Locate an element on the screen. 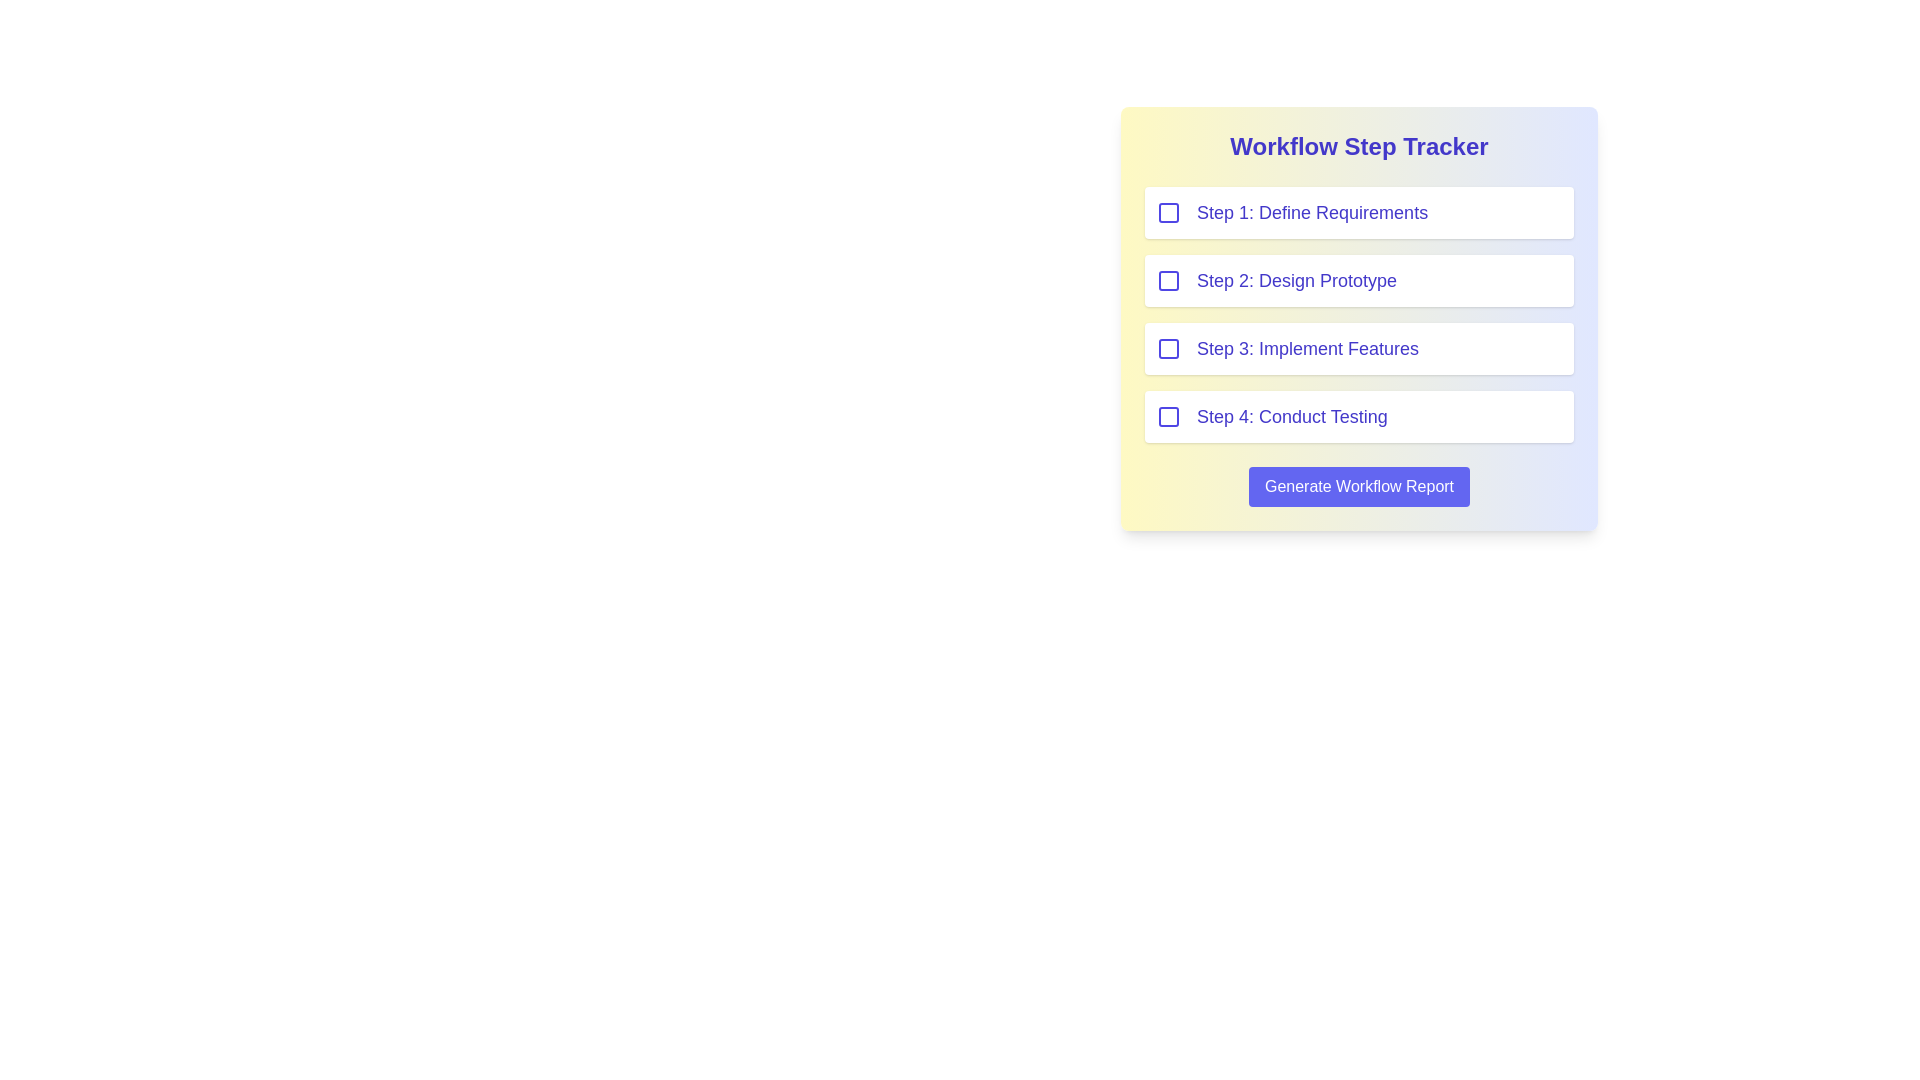 Image resolution: width=1920 pixels, height=1080 pixels. the text label that reads 'Step 4: Conduct Testing', which is styled in a large indigo font and is part of a workflow steps list is located at coordinates (1292, 415).